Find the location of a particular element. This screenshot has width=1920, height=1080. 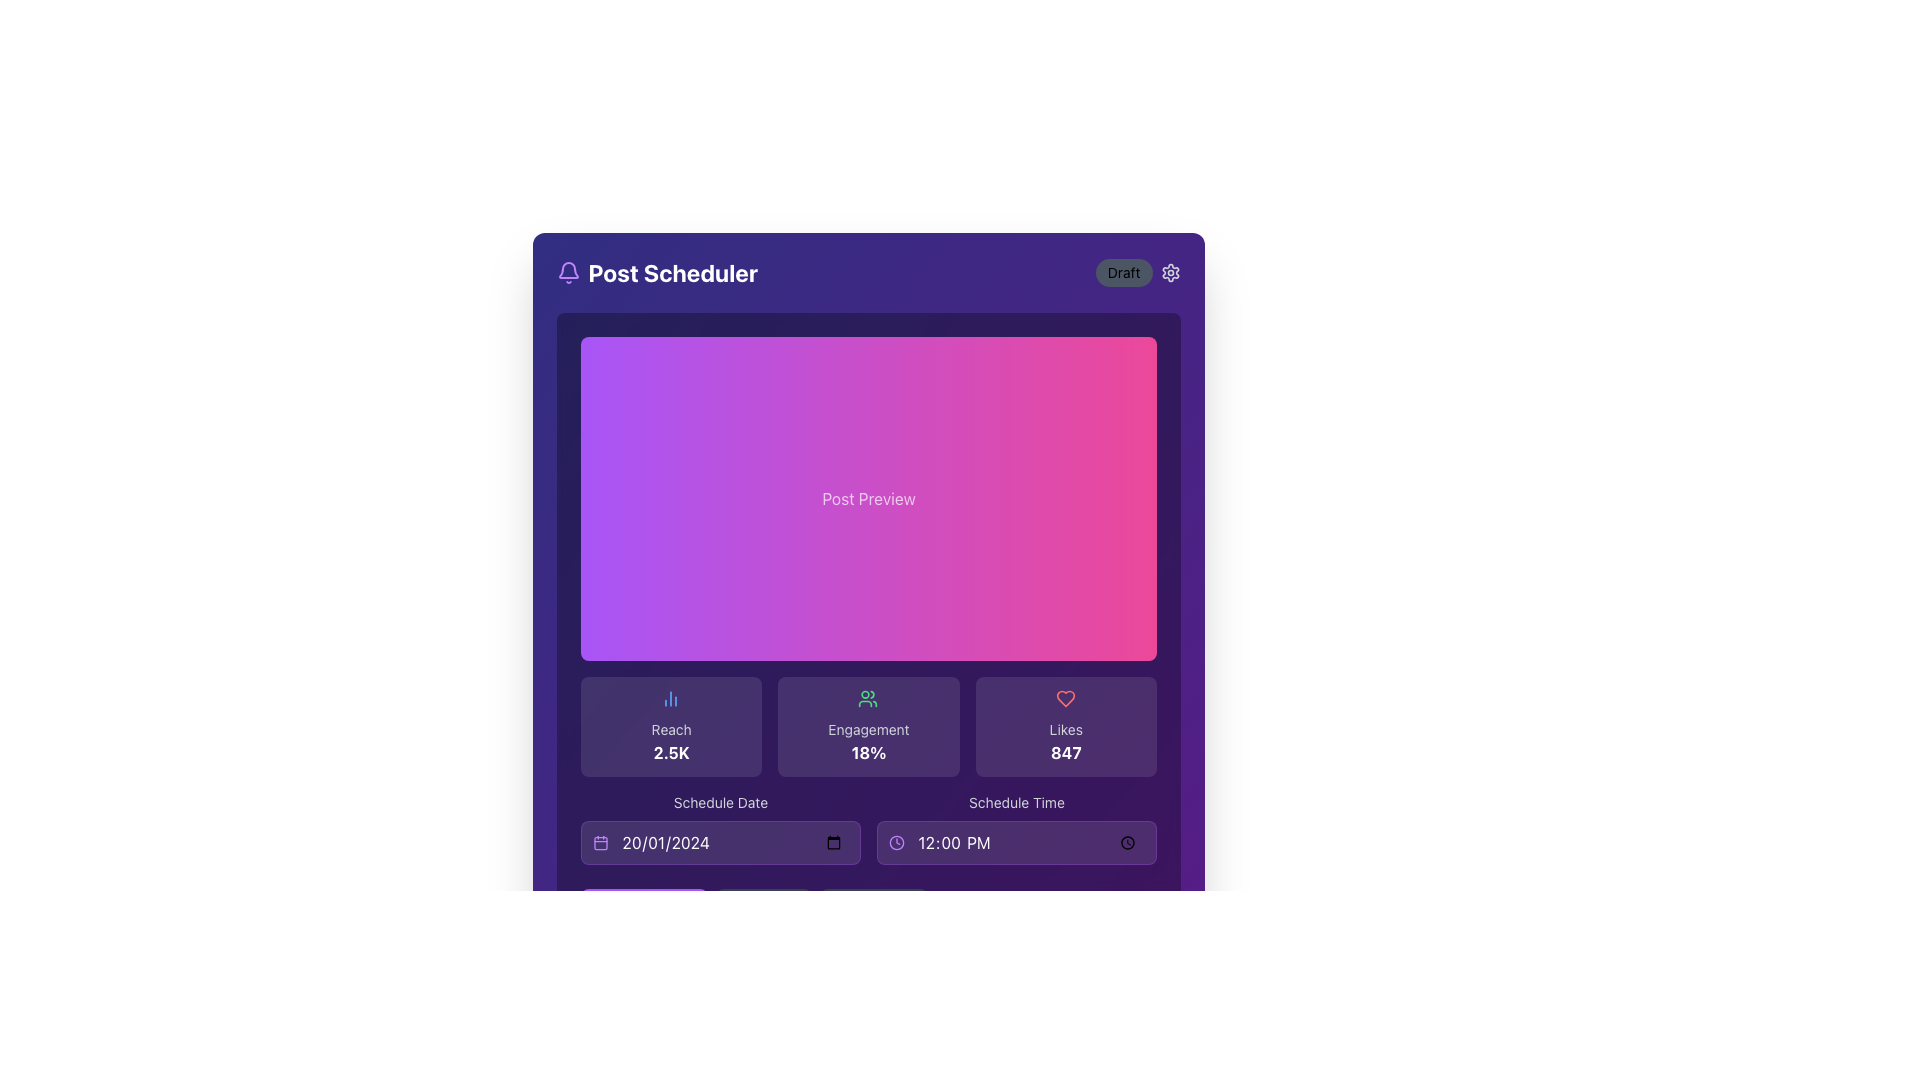

the displayed percentage in the text element that represents a statistic related to 'Engagement', located below the green icon and label text is located at coordinates (868, 752).